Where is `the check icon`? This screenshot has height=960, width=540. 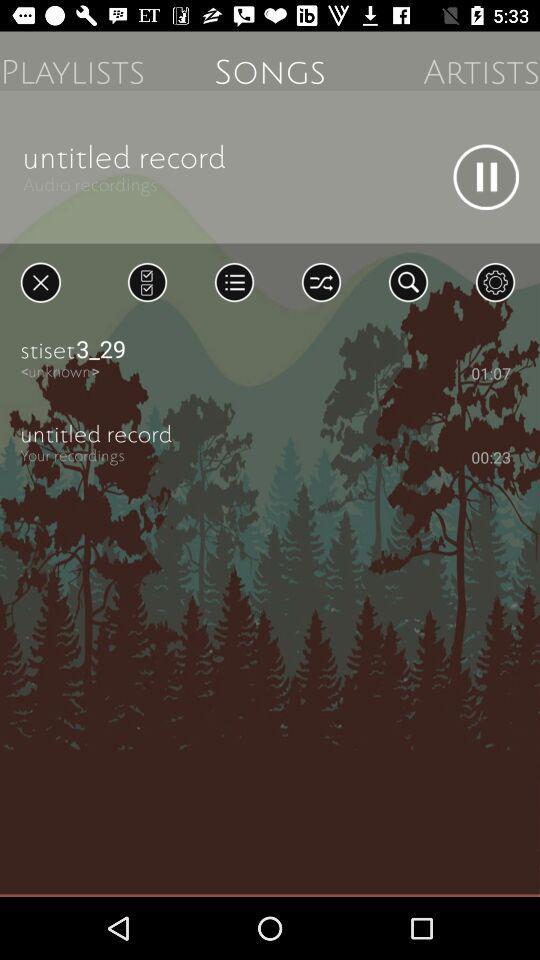
the check icon is located at coordinates (146, 281).